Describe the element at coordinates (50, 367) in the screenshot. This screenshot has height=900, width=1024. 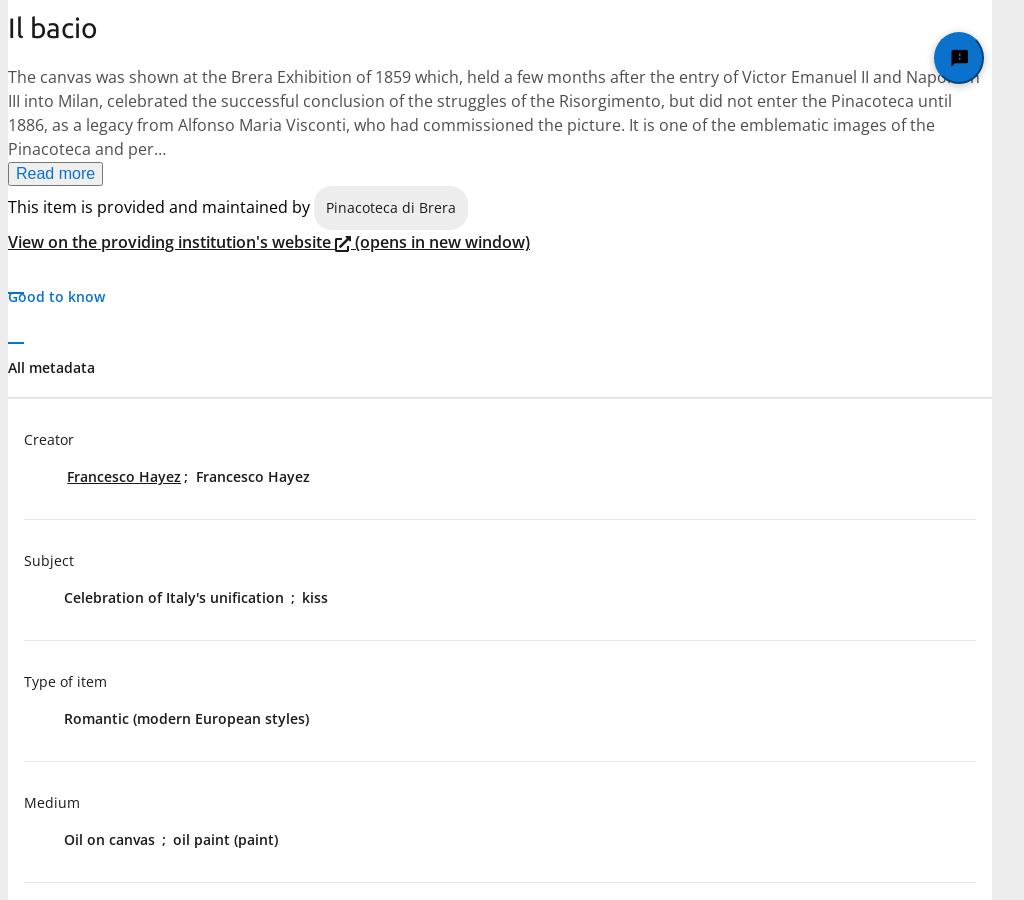
I see `'All metadata'` at that location.